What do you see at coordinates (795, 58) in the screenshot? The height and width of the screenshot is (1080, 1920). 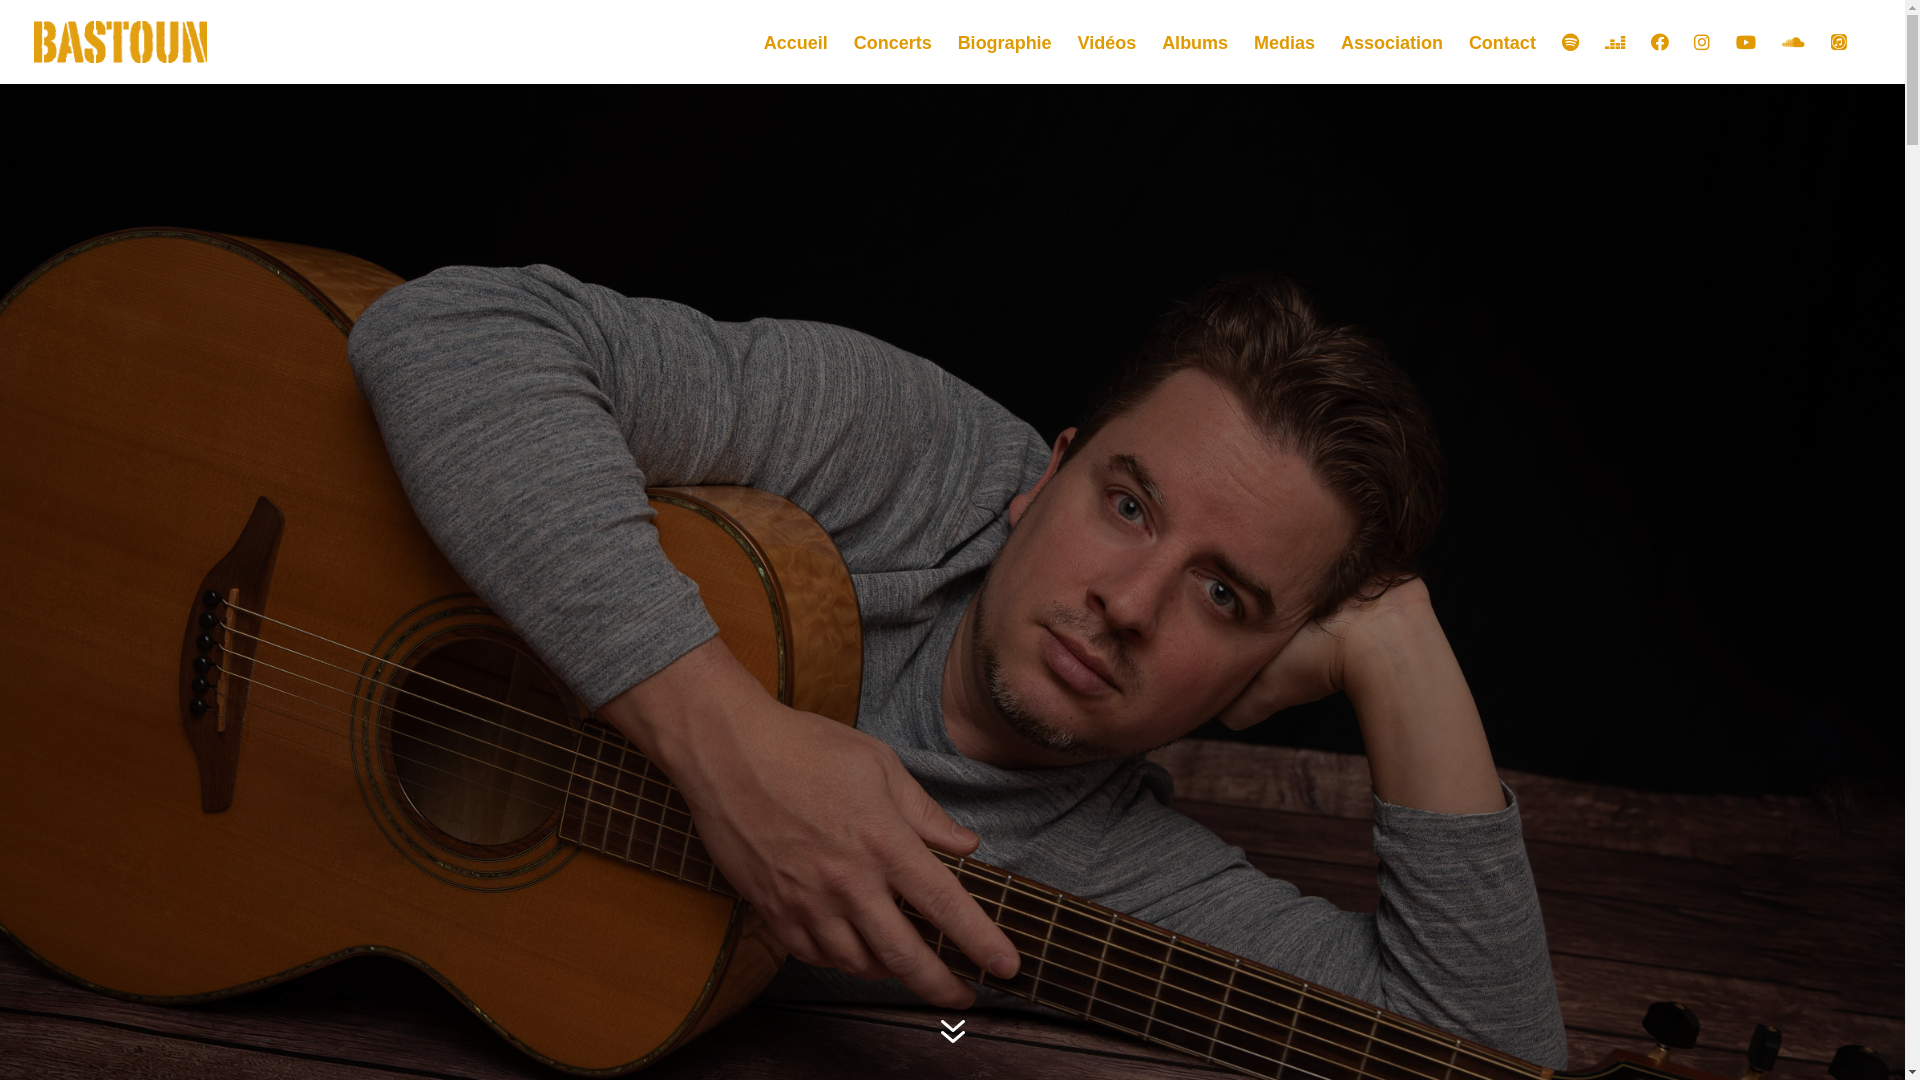 I see `'Accueil'` at bounding box center [795, 58].